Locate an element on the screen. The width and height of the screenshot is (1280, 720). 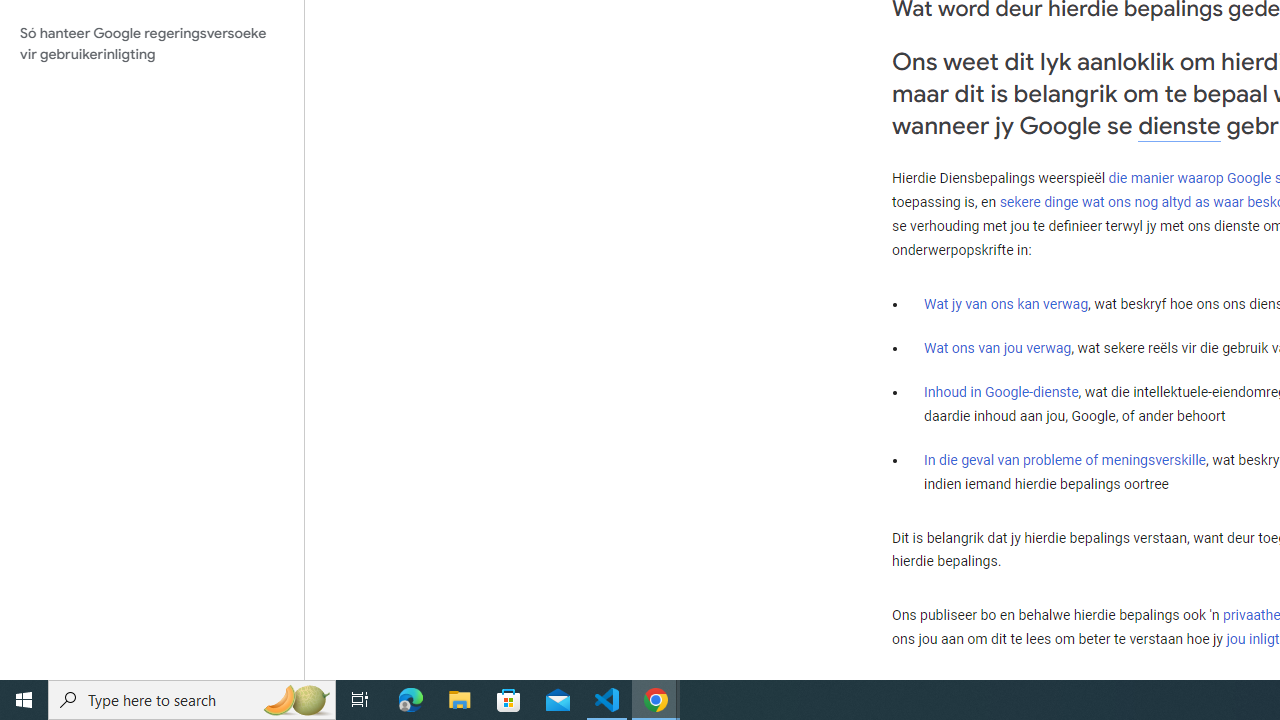
'Wat jy van ons kan verwag' is located at coordinates (1006, 304).